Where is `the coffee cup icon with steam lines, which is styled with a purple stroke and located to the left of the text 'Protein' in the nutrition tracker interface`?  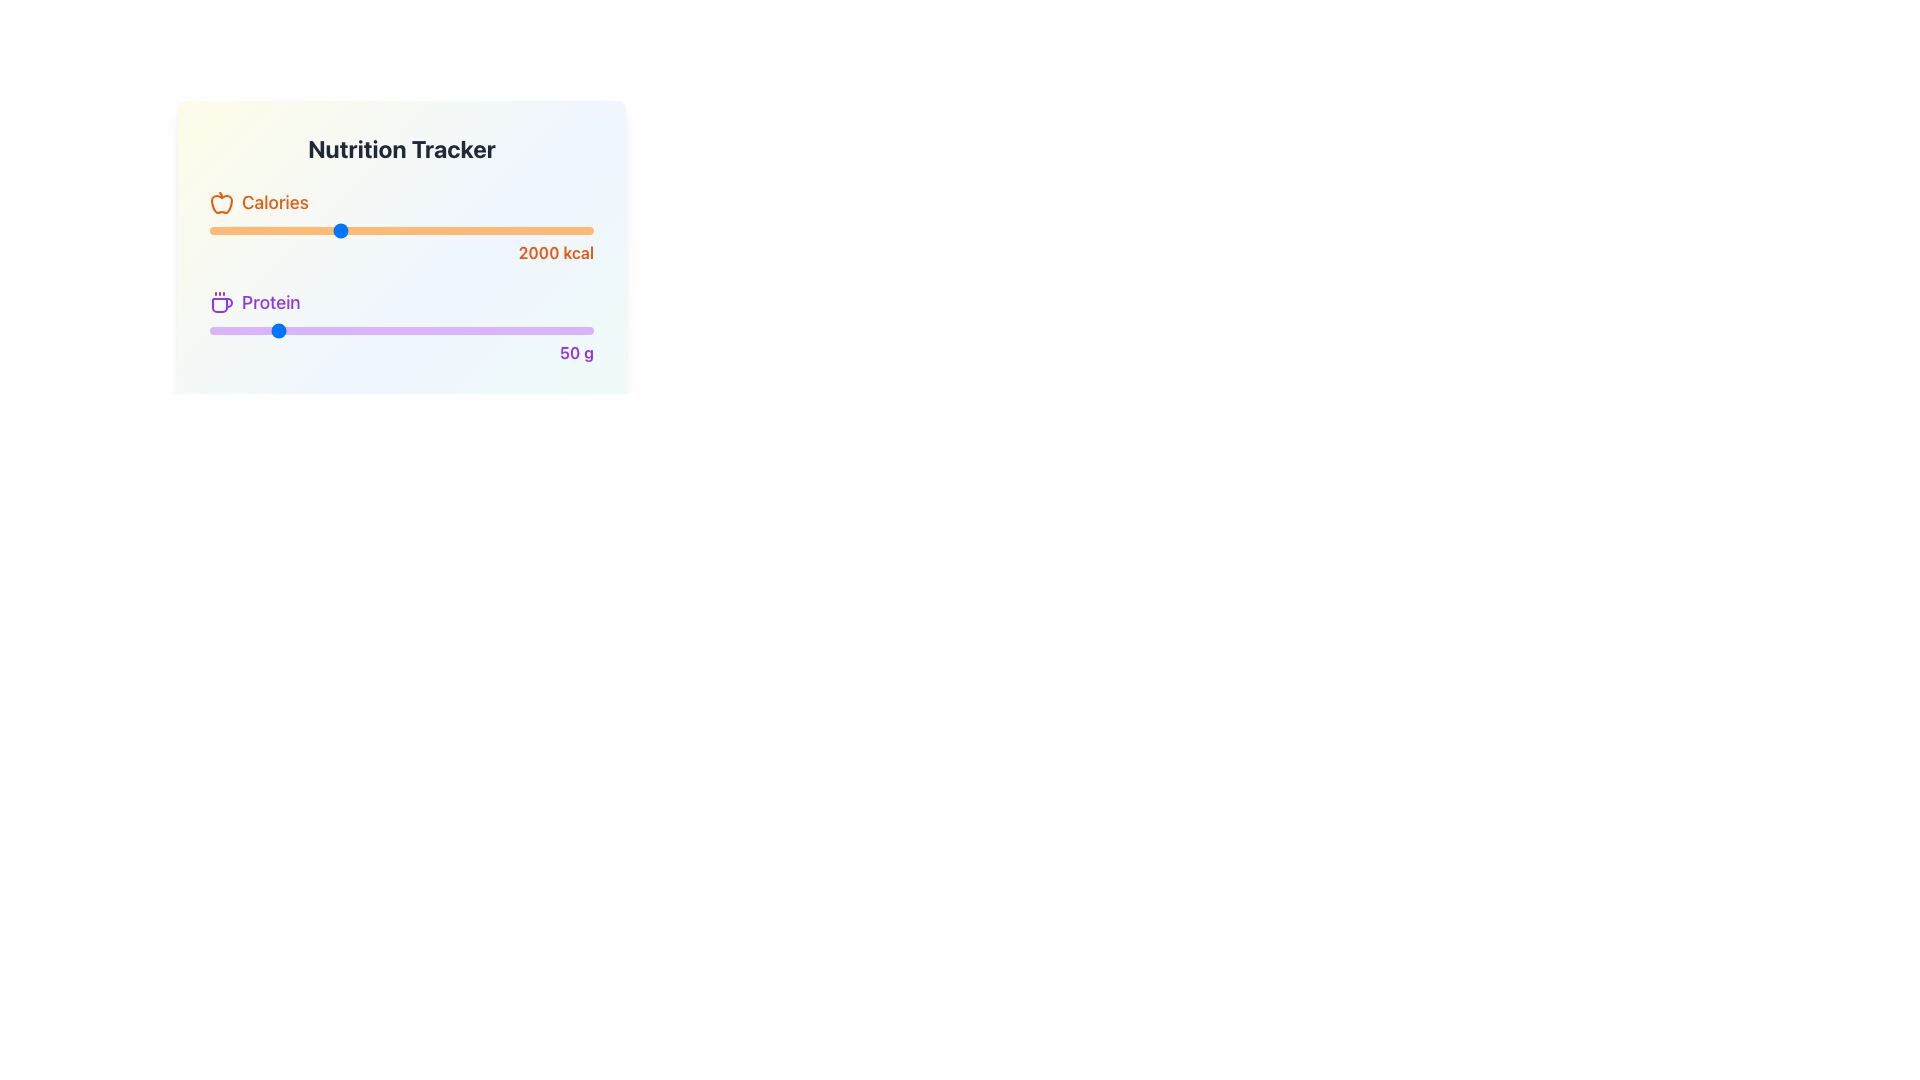
the coffee cup icon with steam lines, which is styled with a purple stroke and located to the left of the text 'Protein' in the nutrition tracker interface is located at coordinates (221, 303).